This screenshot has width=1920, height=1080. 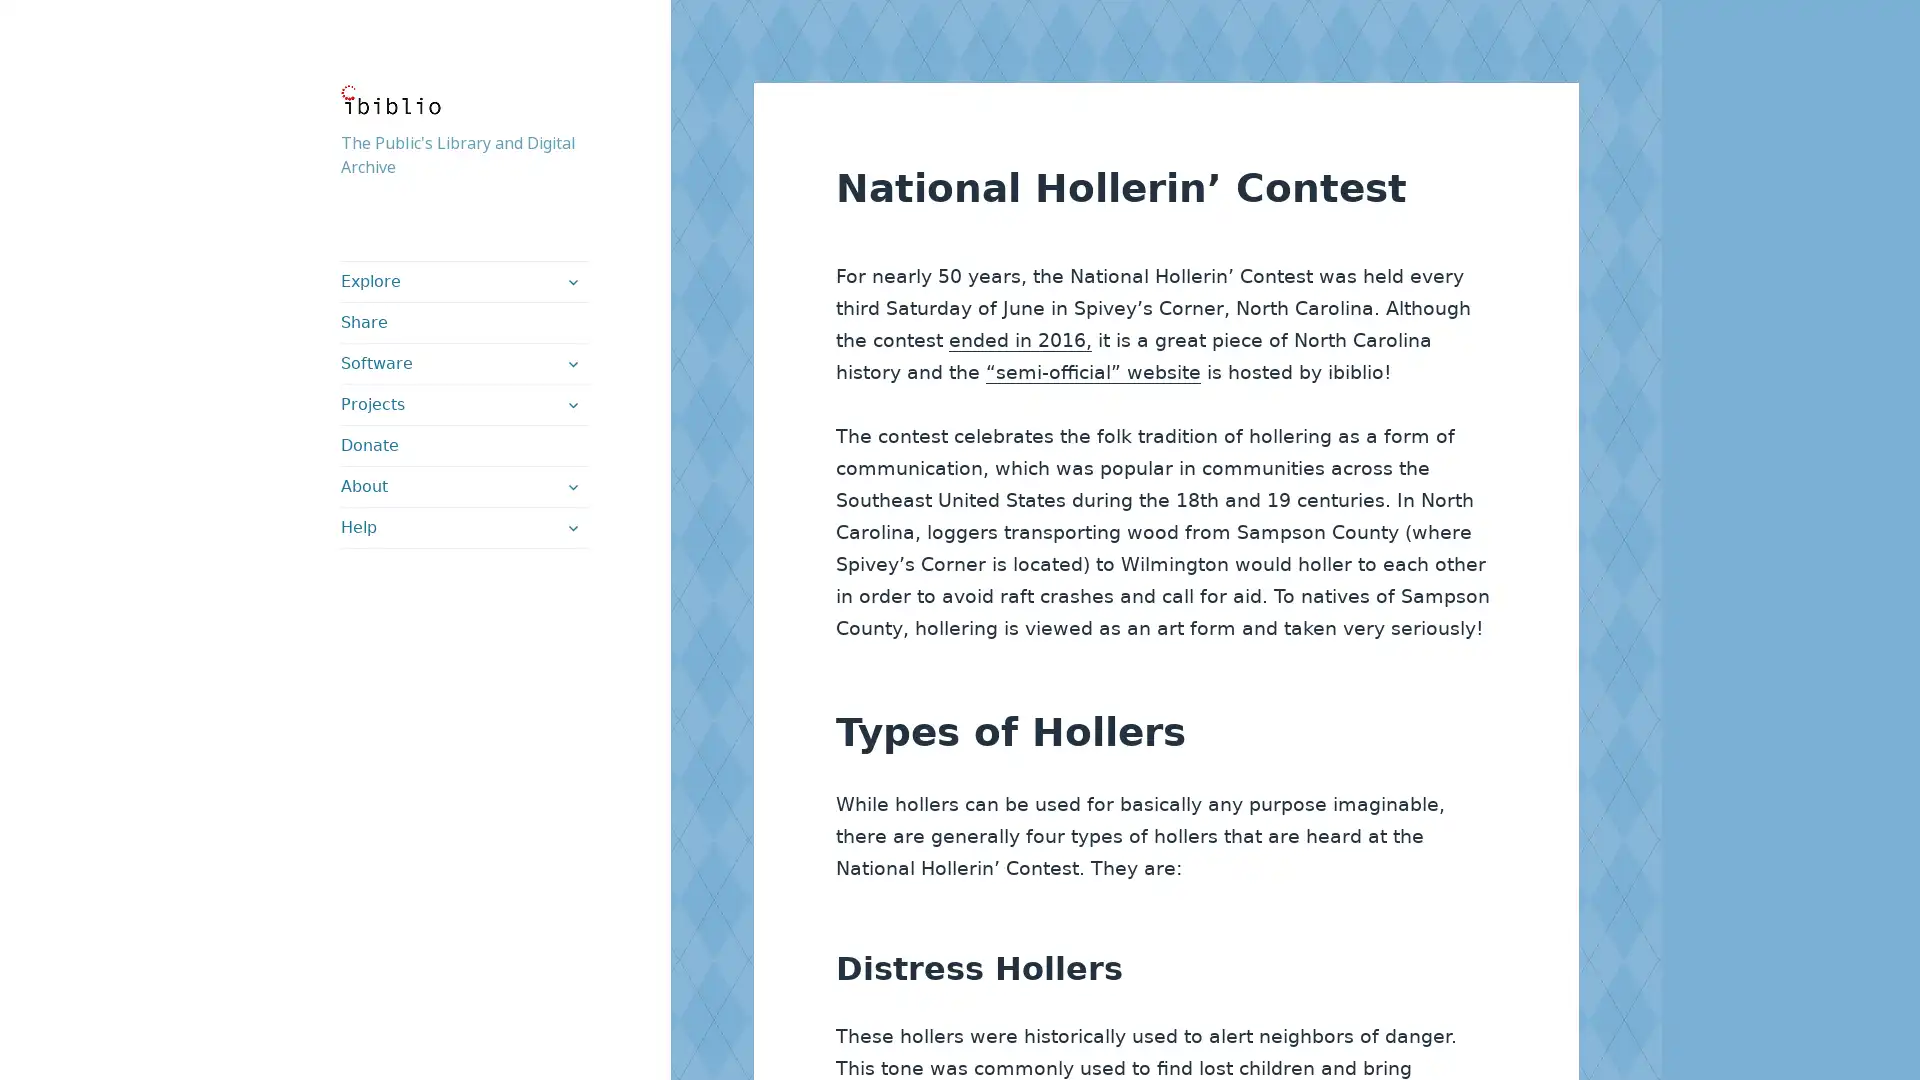 I want to click on expand child menu, so click(x=570, y=363).